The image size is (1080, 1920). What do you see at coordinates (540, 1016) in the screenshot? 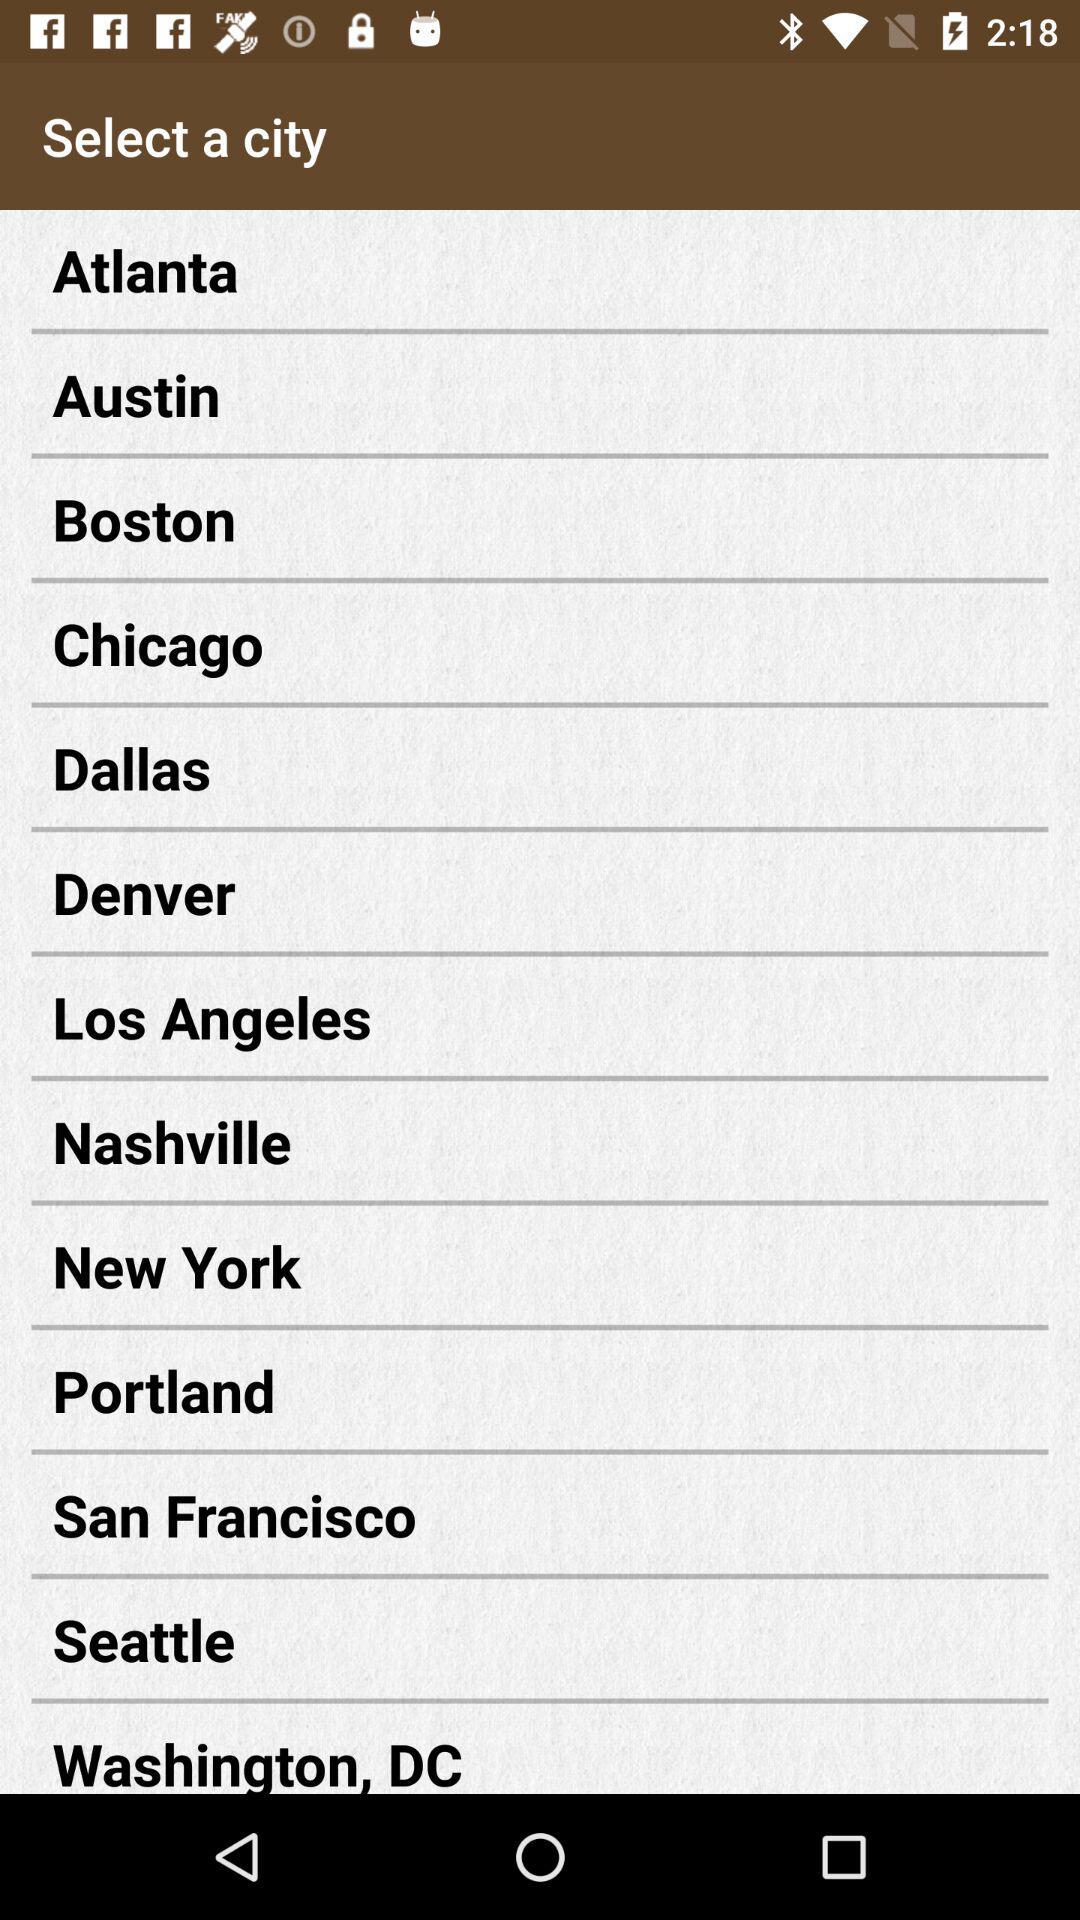
I see `icon above nashville icon` at bounding box center [540, 1016].